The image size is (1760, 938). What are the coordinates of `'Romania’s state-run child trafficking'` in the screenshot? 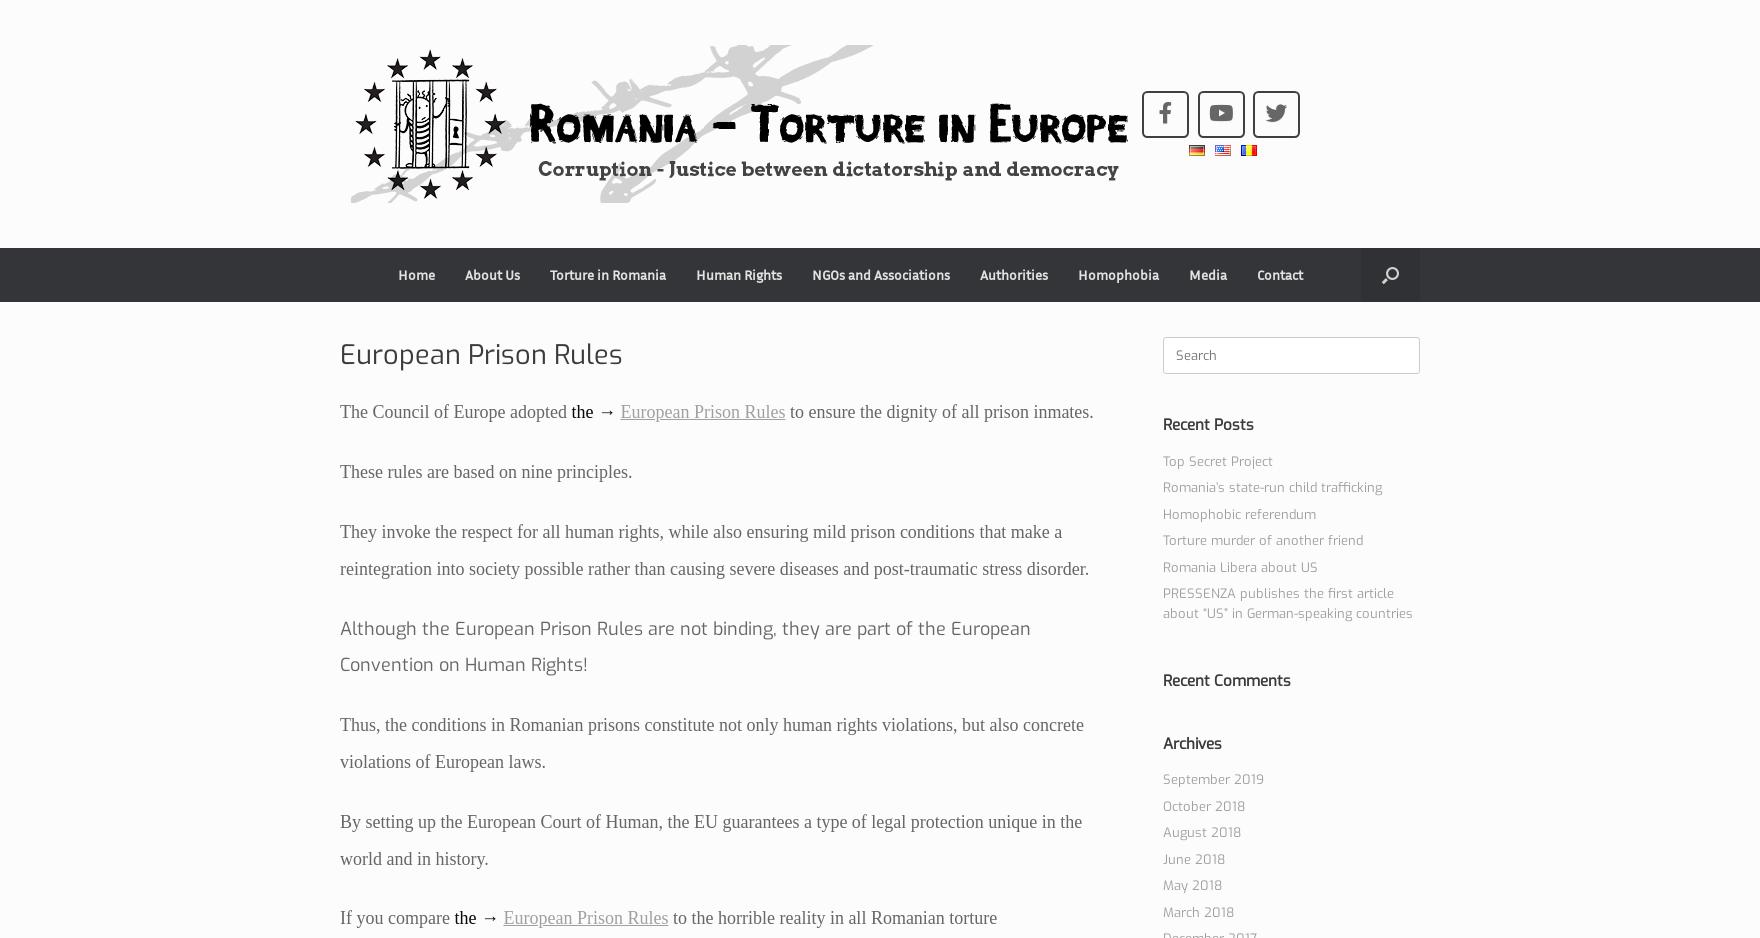 It's located at (627, 432).